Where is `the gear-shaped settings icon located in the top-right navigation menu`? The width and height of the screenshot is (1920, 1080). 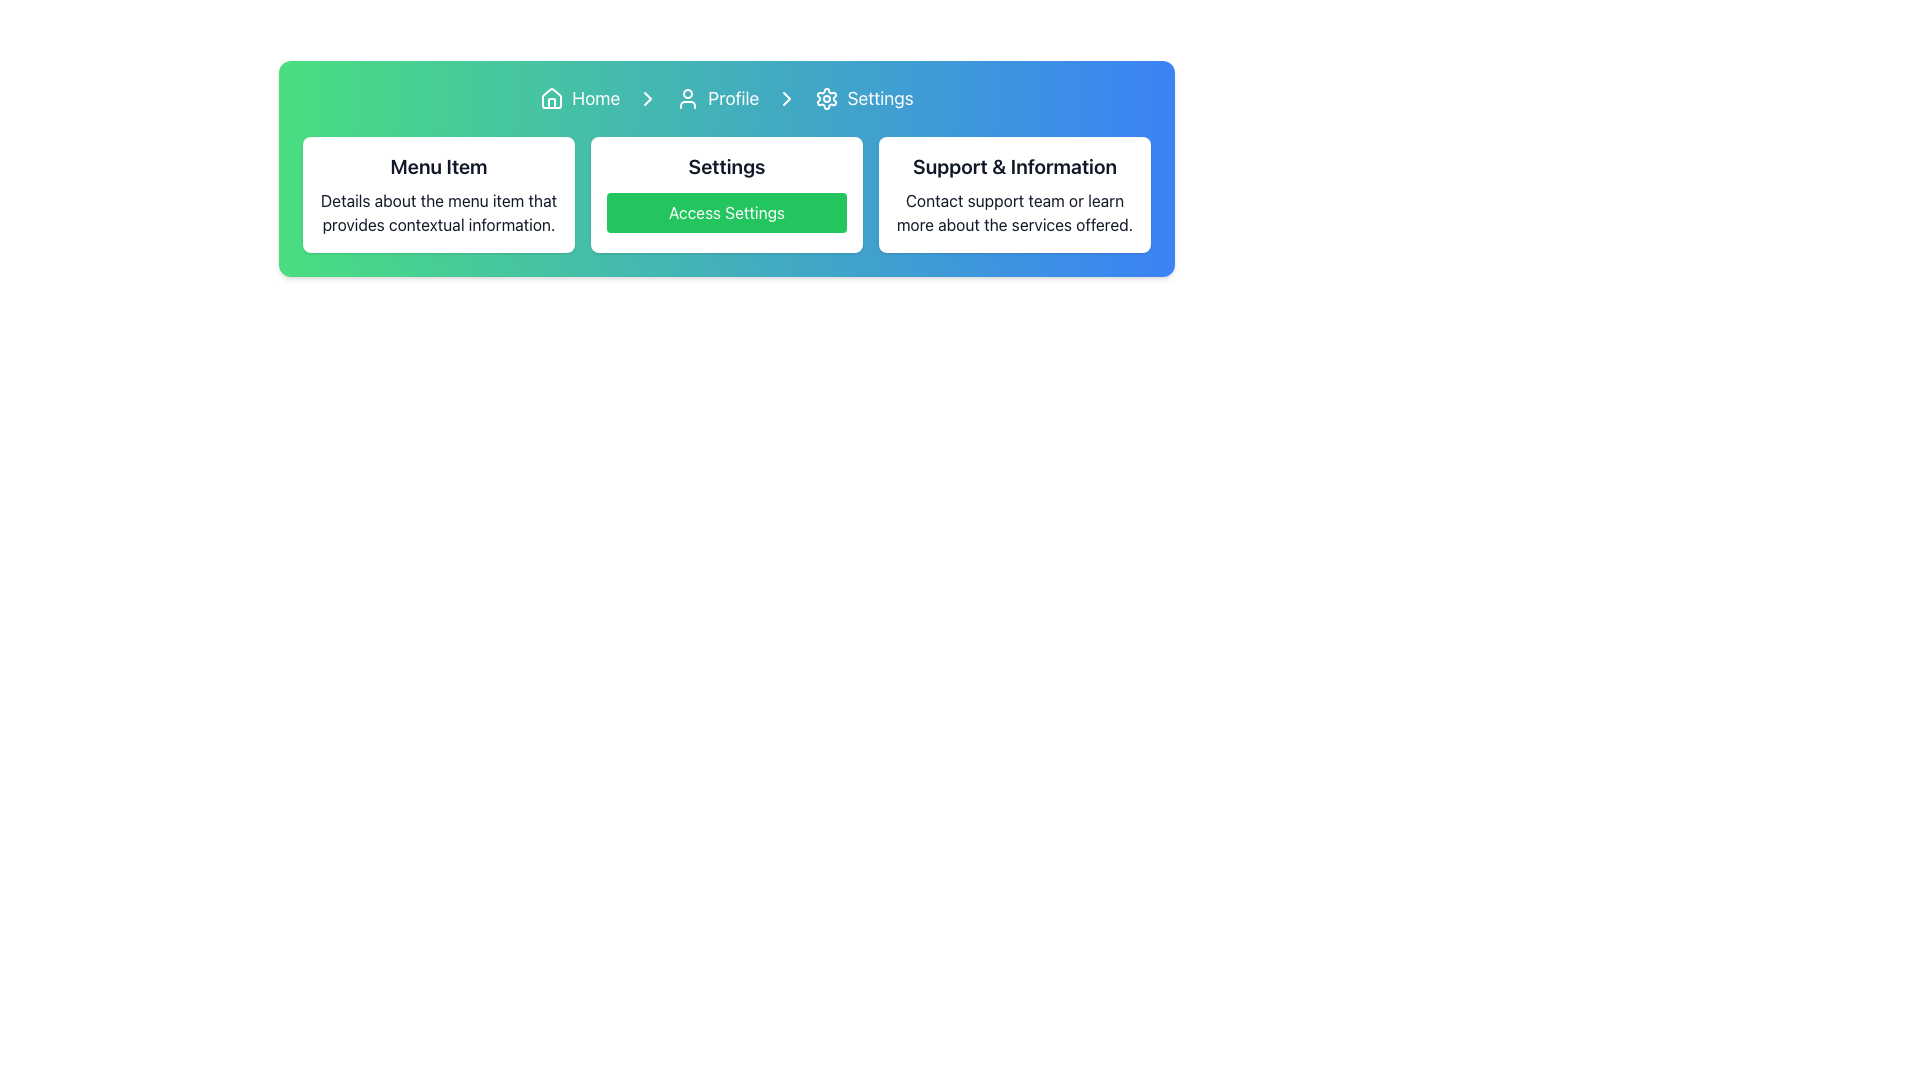 the gear-shaped settings icon located in the top-right navigation menu is located at coordinates (827, 99).